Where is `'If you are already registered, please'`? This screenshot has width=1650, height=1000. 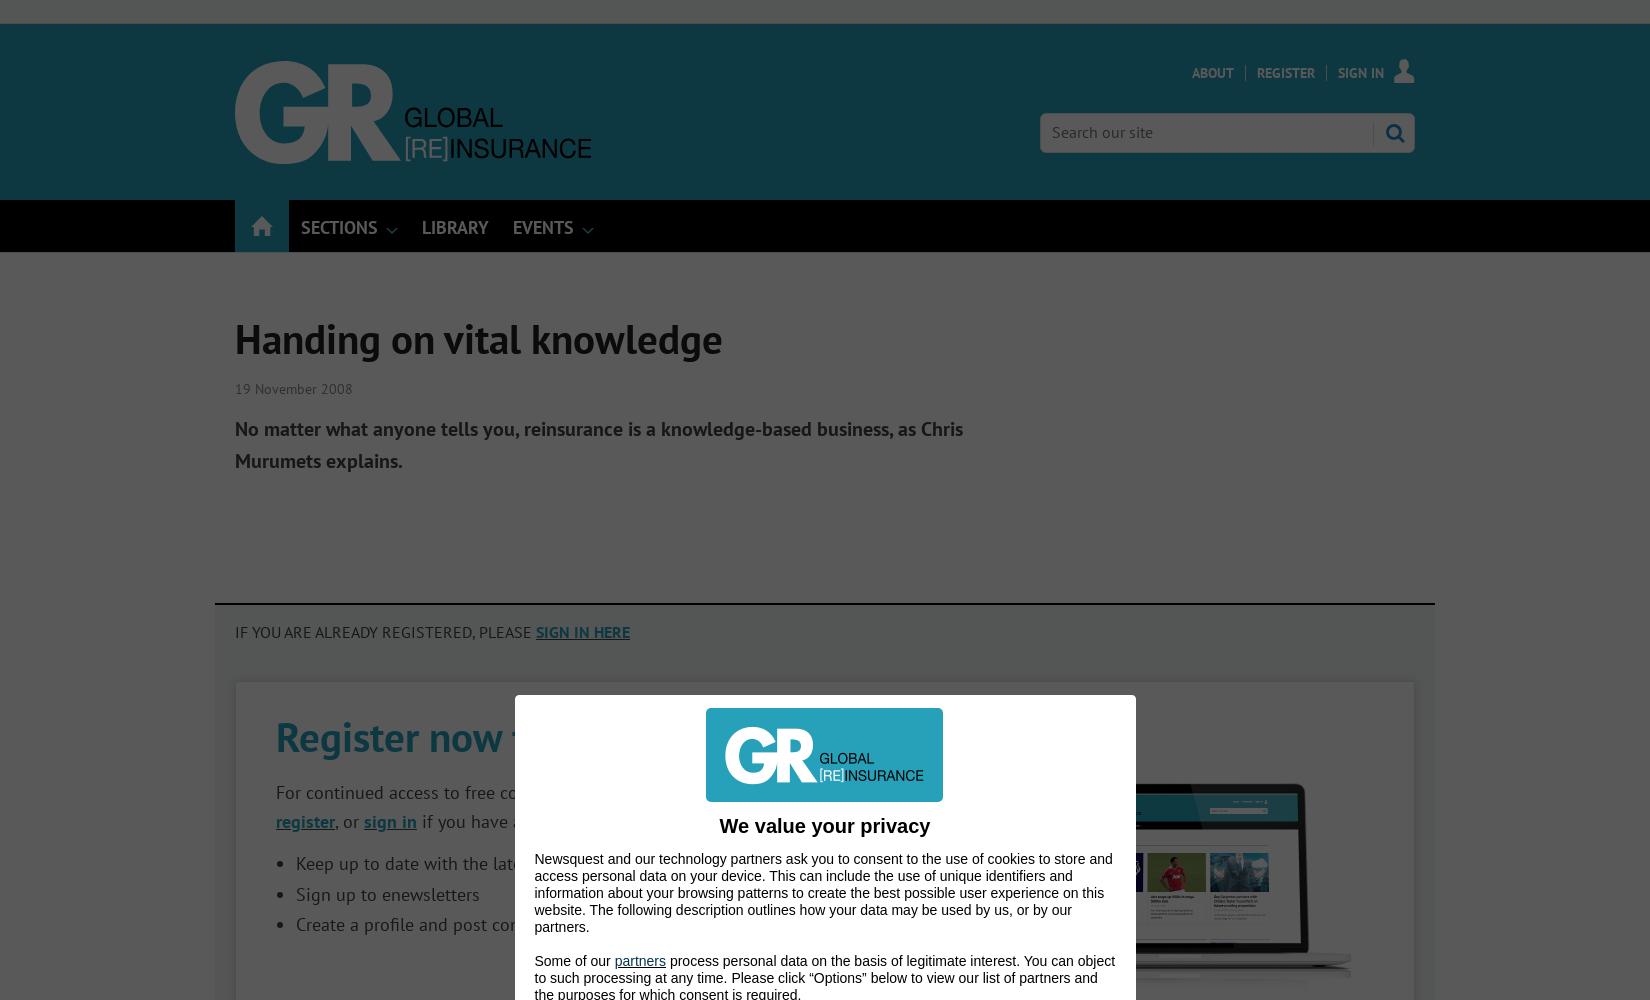 'If you are already registered, please' is located at coordinates (385, 632).